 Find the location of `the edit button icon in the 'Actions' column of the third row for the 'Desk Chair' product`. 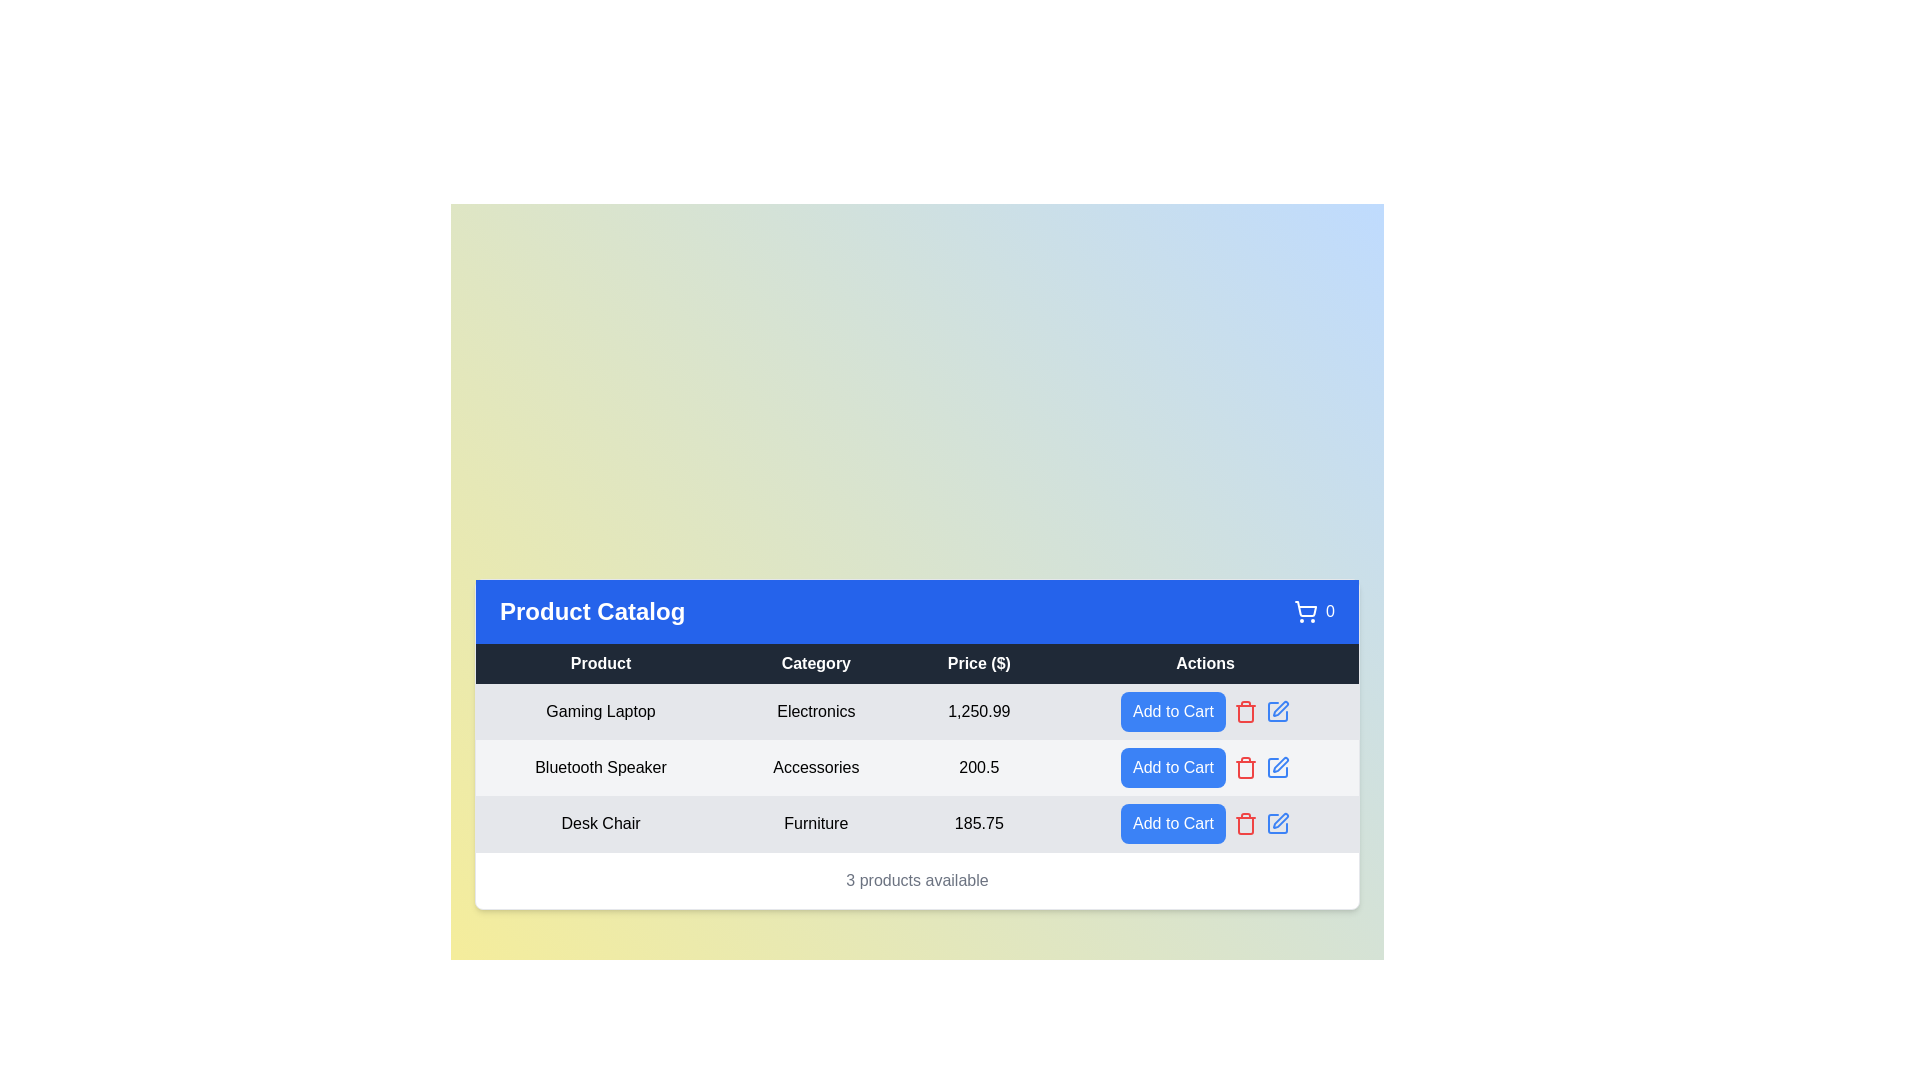

the edit button icon in the 'Actions' column of the third row for the 'Desk Chair' product is located at coordinates (1276, 823).